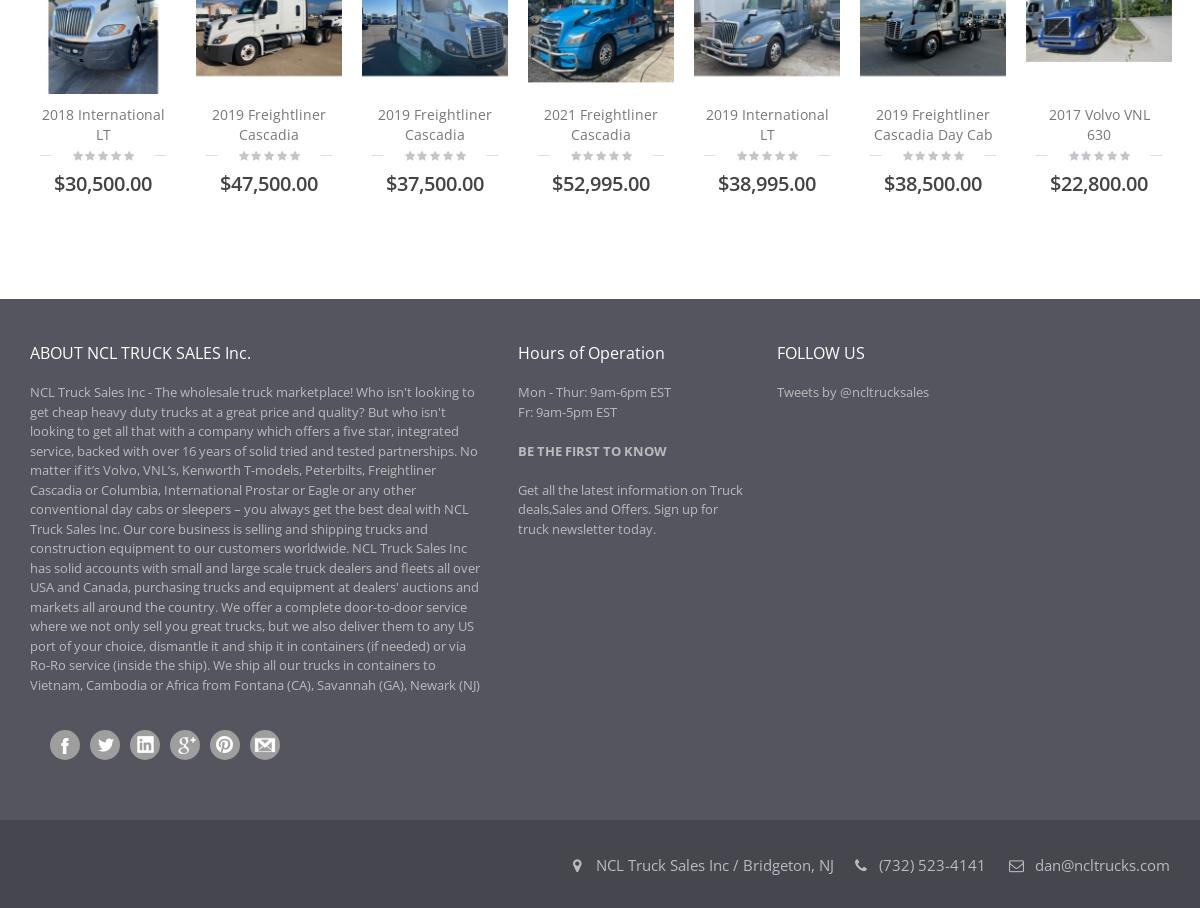 The height and width of the screenshot is (908, 1200). I want to click on '2019 Freightliner Cascadia Day Cab', so click(932, 124).